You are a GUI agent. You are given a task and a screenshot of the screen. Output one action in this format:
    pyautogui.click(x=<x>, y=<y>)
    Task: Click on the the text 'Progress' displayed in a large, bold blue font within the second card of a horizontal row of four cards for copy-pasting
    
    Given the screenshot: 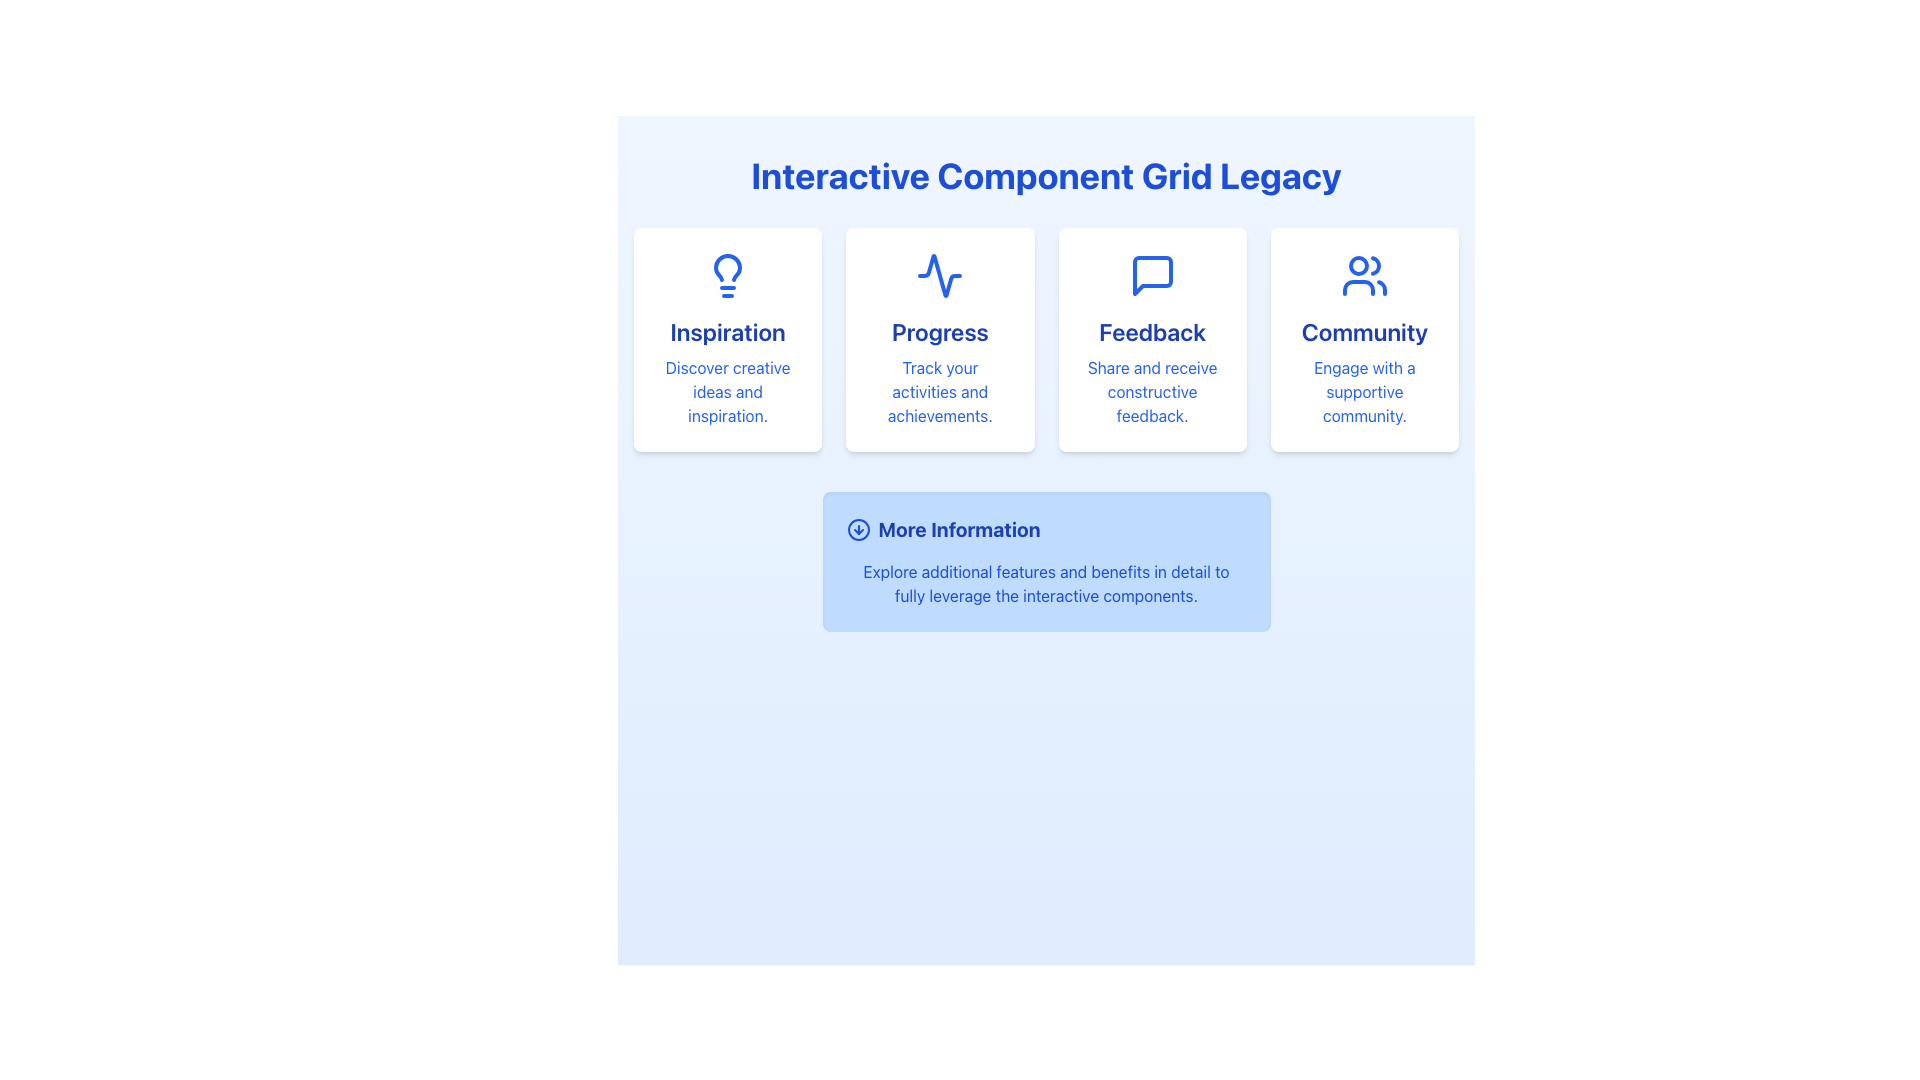 What is the action you would take?
    pyautogui.click(x=939, y=330)
    